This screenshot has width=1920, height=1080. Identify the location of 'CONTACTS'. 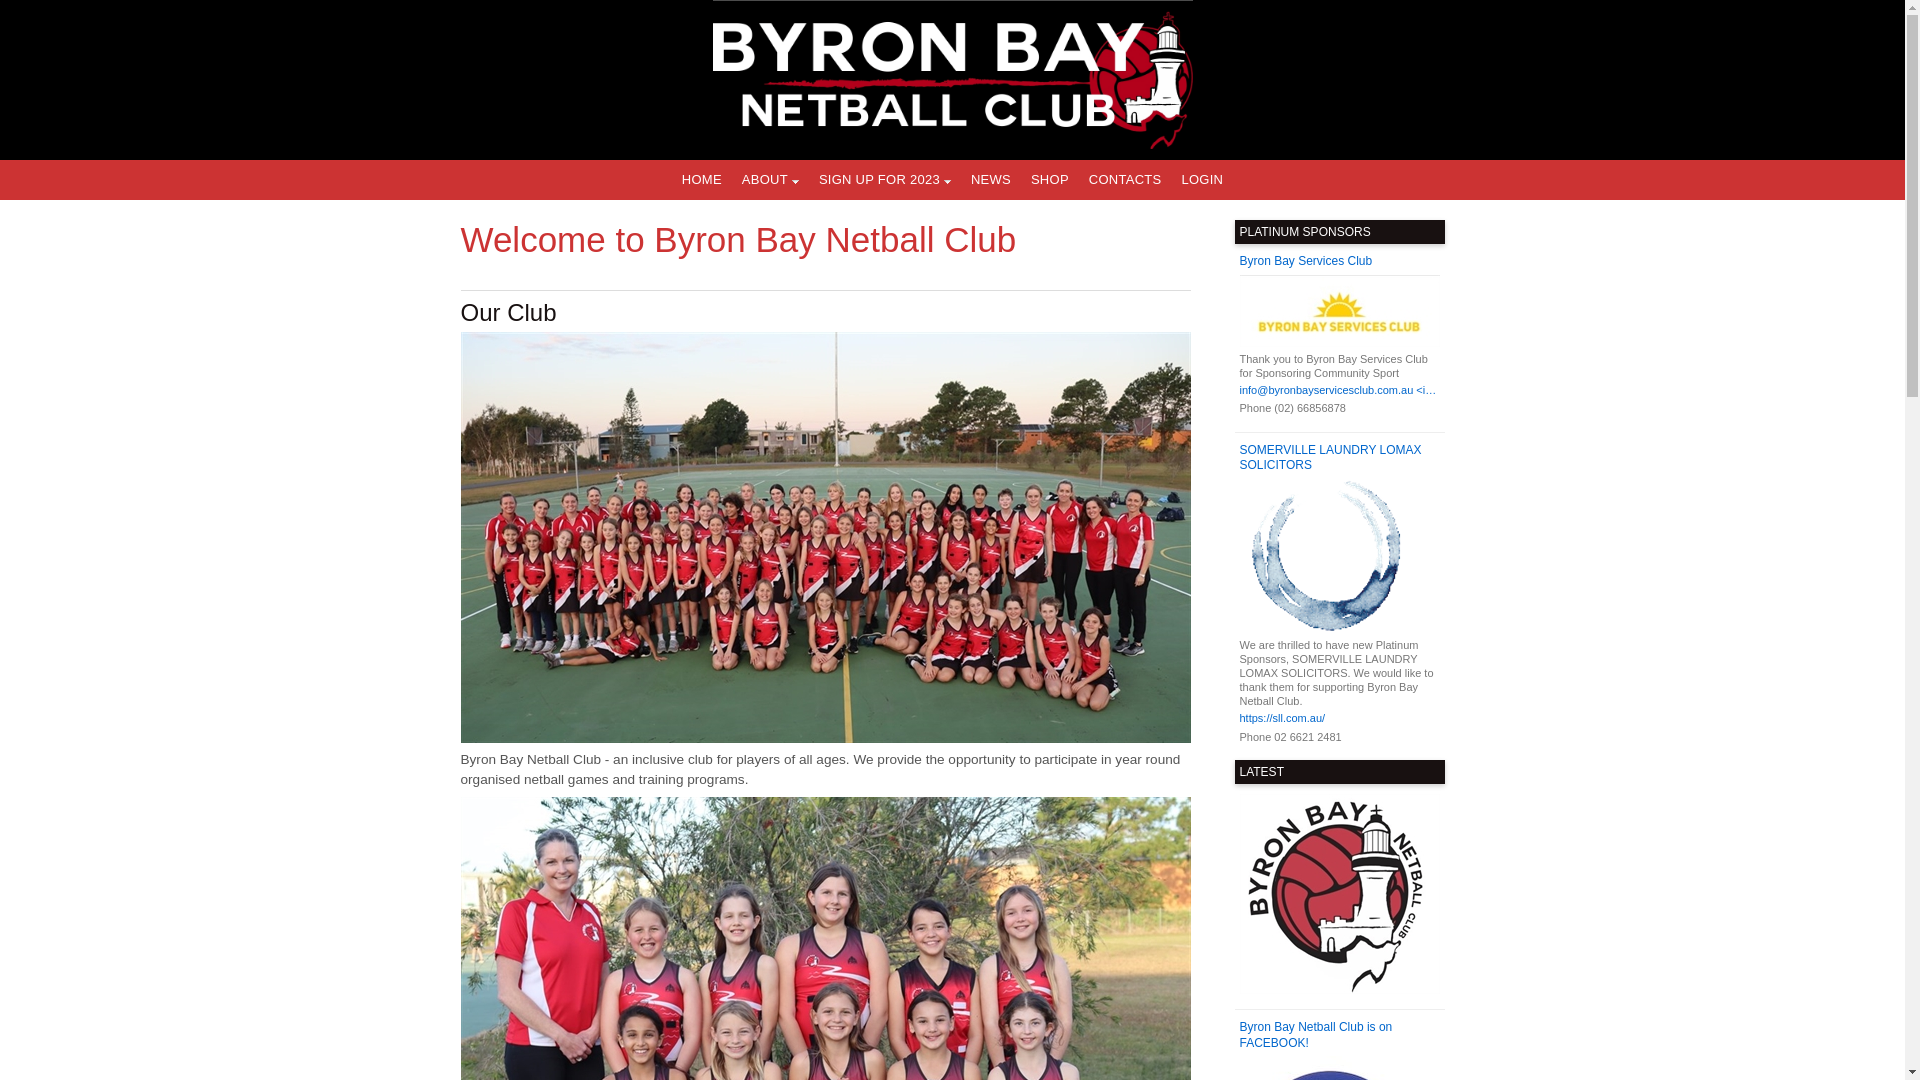
(1125, 180).